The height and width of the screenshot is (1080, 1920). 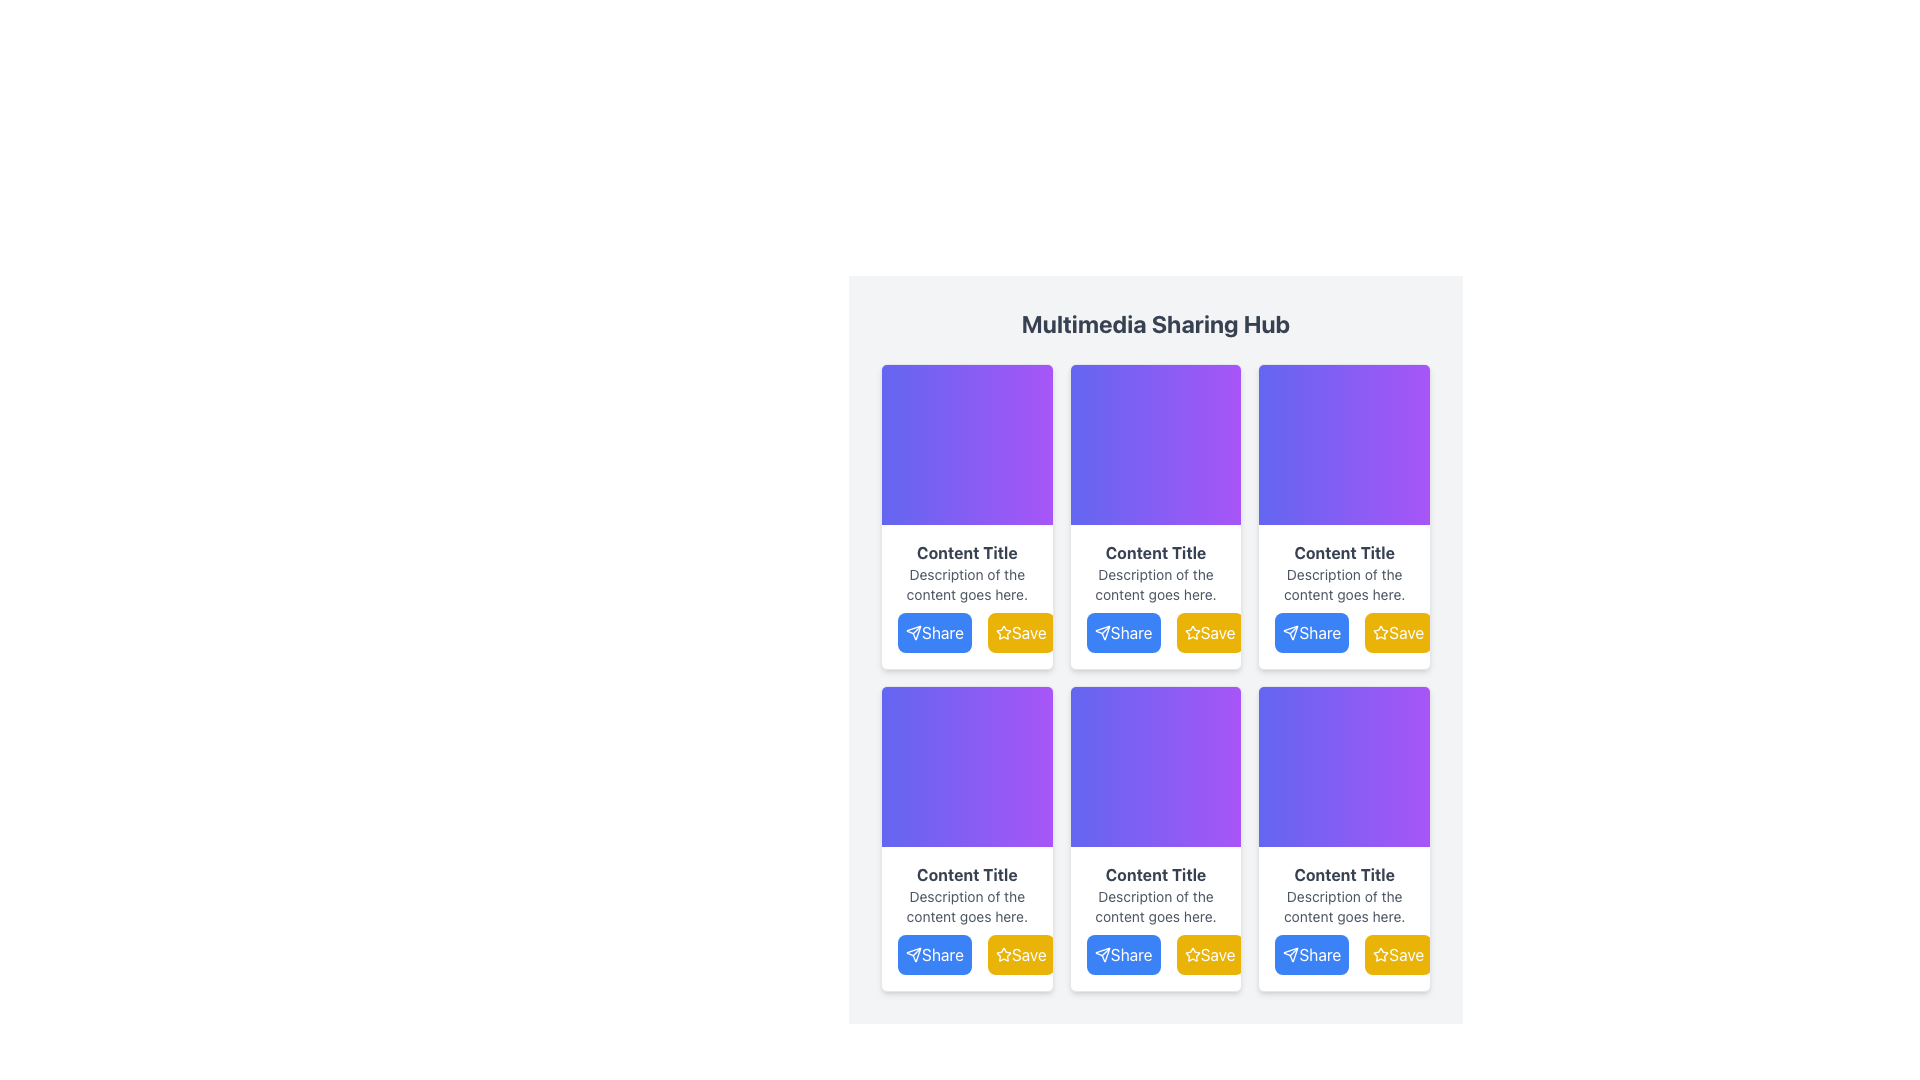 What do you see at coordinates (1156, 585) in the screenshot?
I see `the descriptive label positioned below the title 'Content Title' and above the 'Share' and 'Save' buttons in the second block from the left in the top row of the grid layout` at bounding box center [1156, 585].